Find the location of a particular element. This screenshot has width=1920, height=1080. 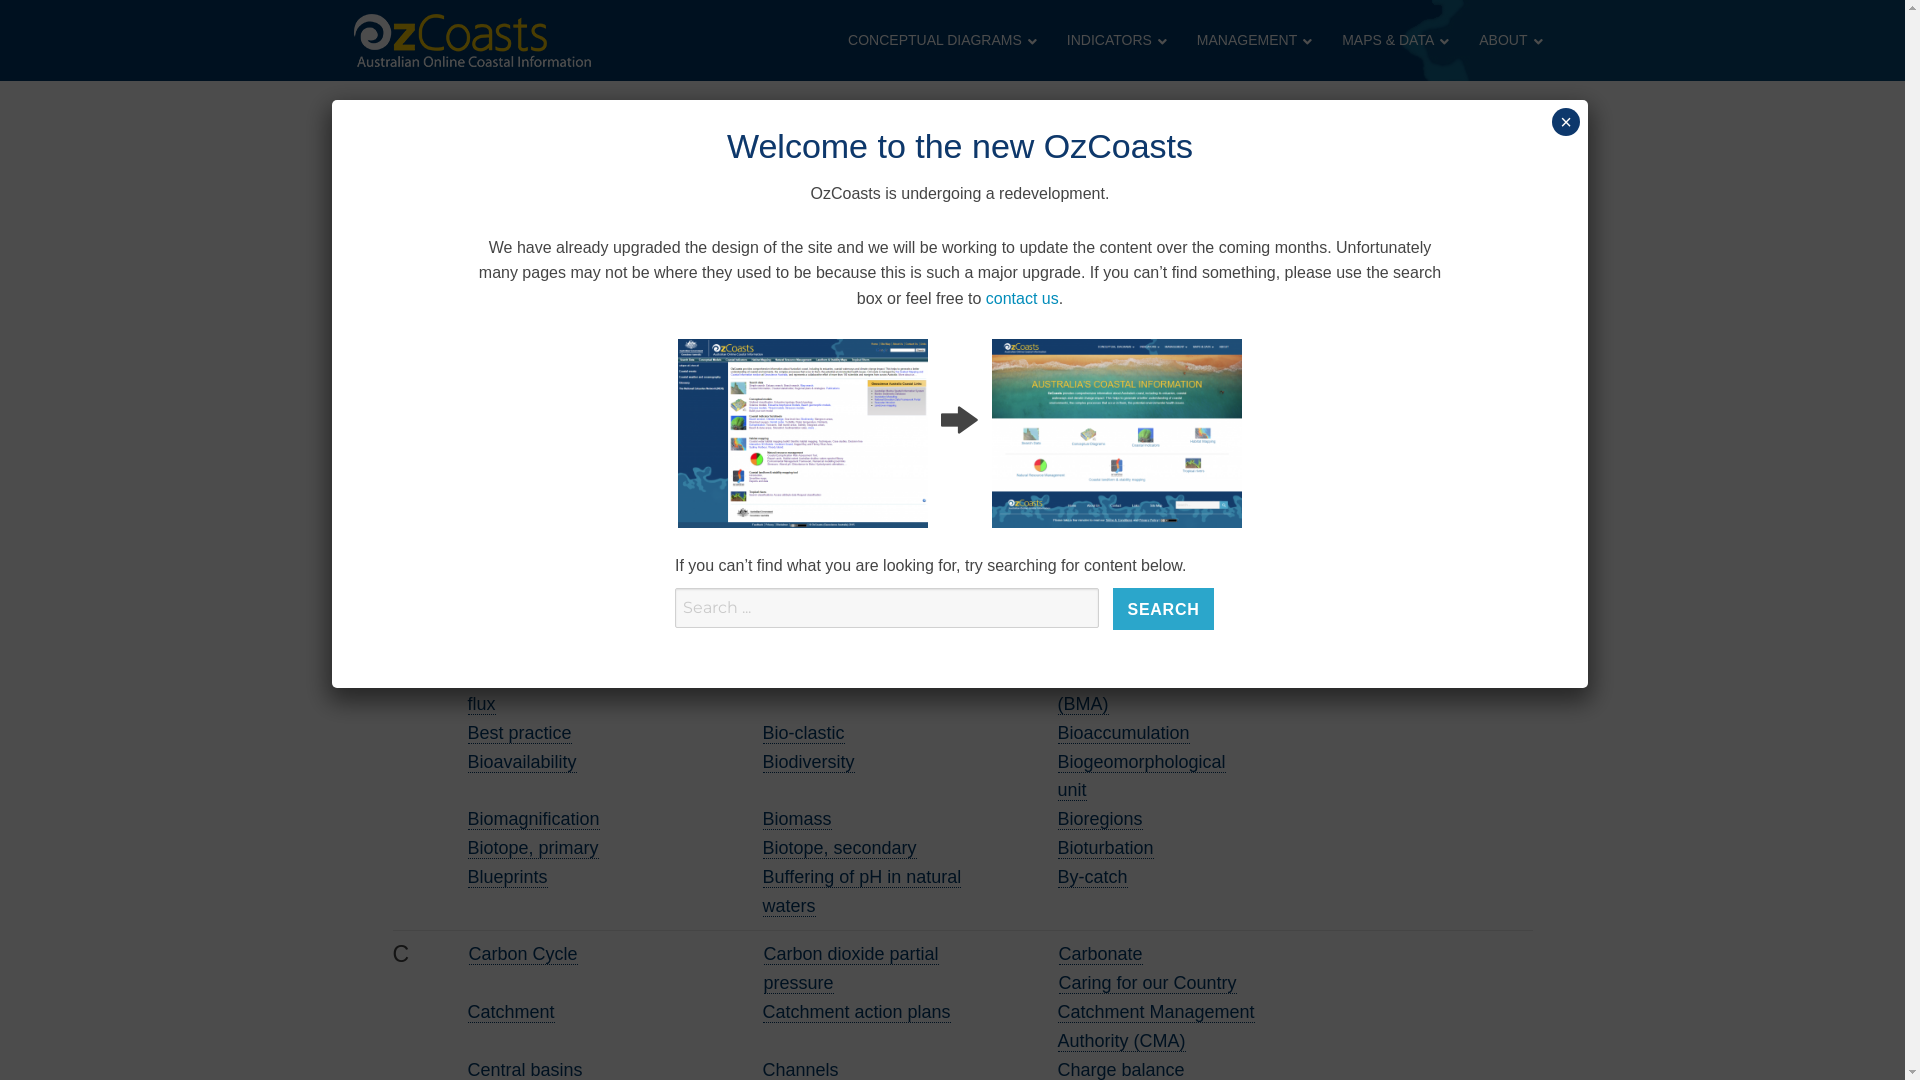

'Bioavailability' is located at coordinates (466, 762).